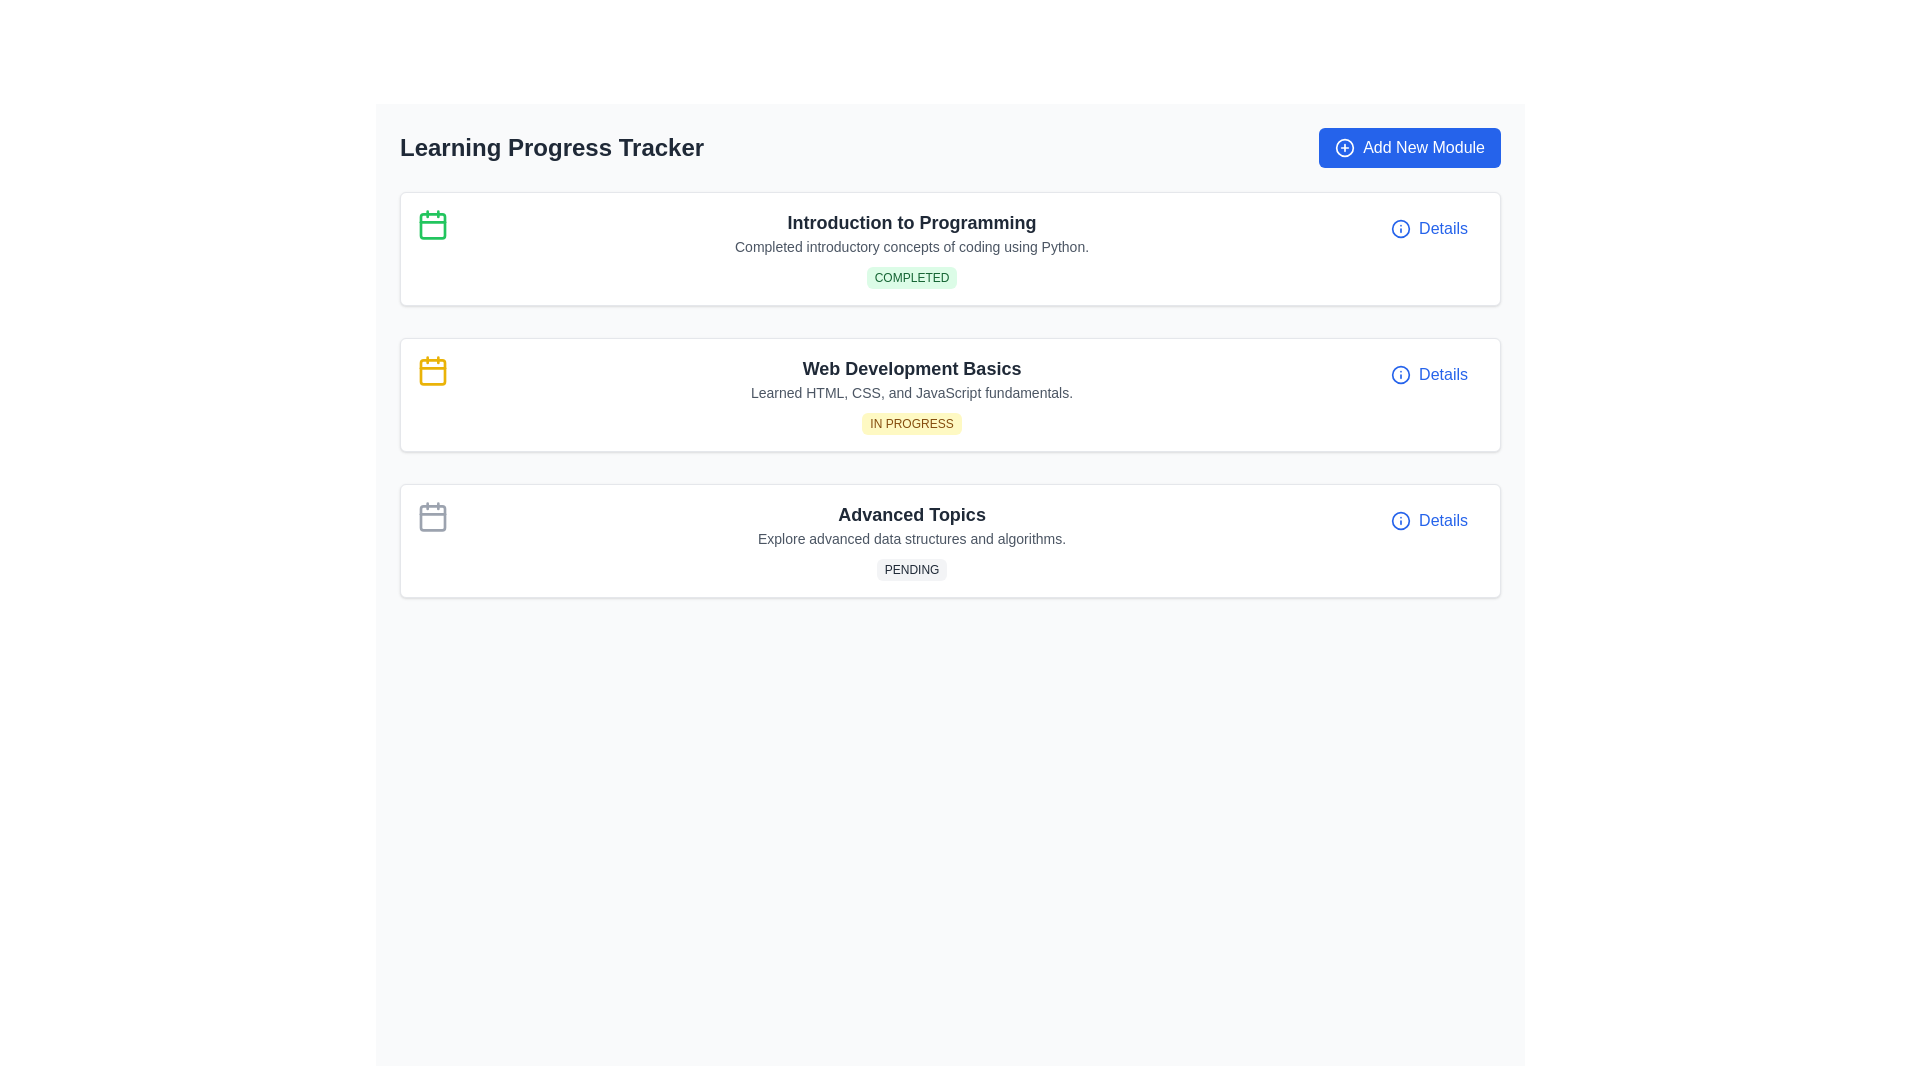  What do you see at coordinates (1345, 146) in the screenshot?
I see `the SVG circle element that is part of the 'Add New Module' button's iconography, located near the upper-right corner of the interface` at bounding box center [1345, 146].